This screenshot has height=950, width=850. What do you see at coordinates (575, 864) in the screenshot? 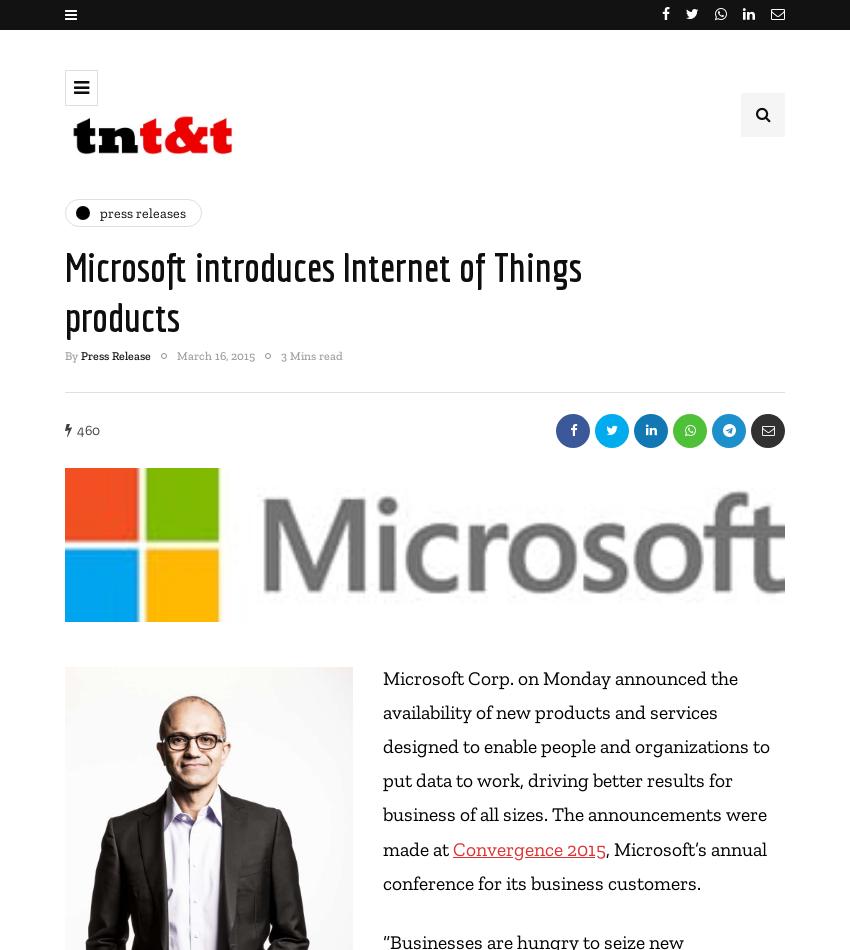
I see `', Microsoft’s annual conference for its business customers.'` at bounding box center [575, 864].